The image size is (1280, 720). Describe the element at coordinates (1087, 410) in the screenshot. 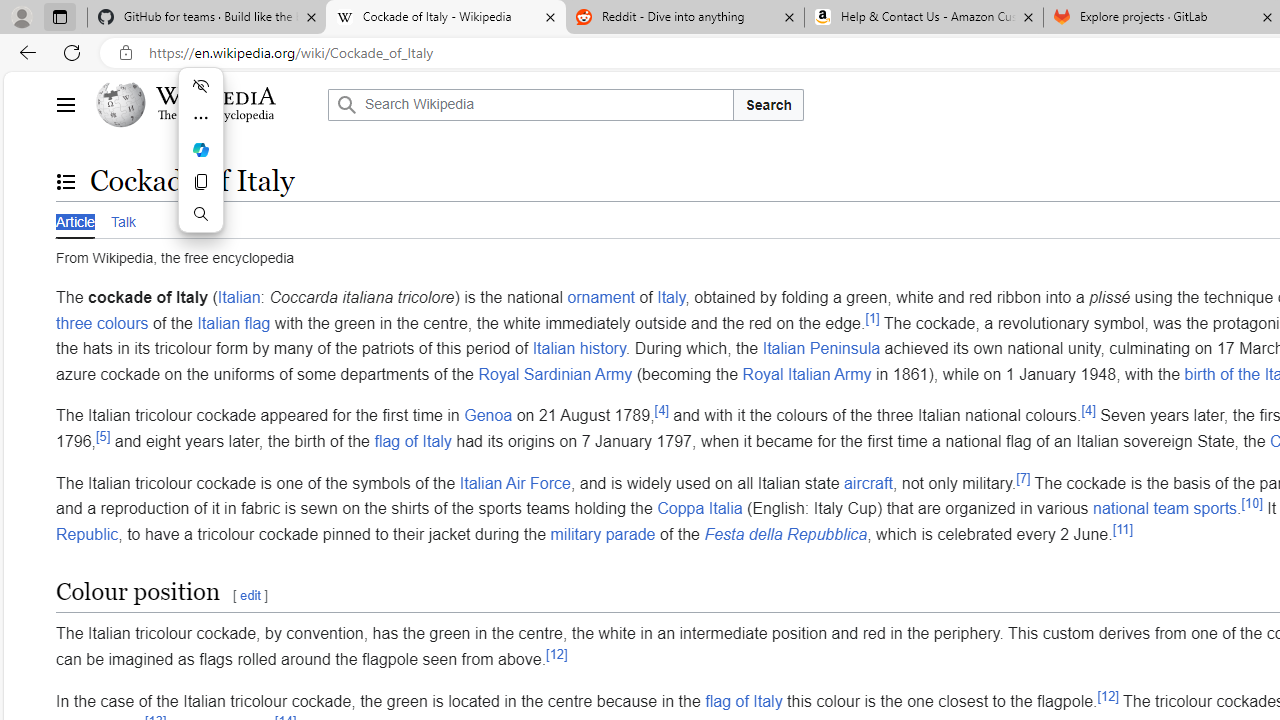

I see `'[4]'` at that location.